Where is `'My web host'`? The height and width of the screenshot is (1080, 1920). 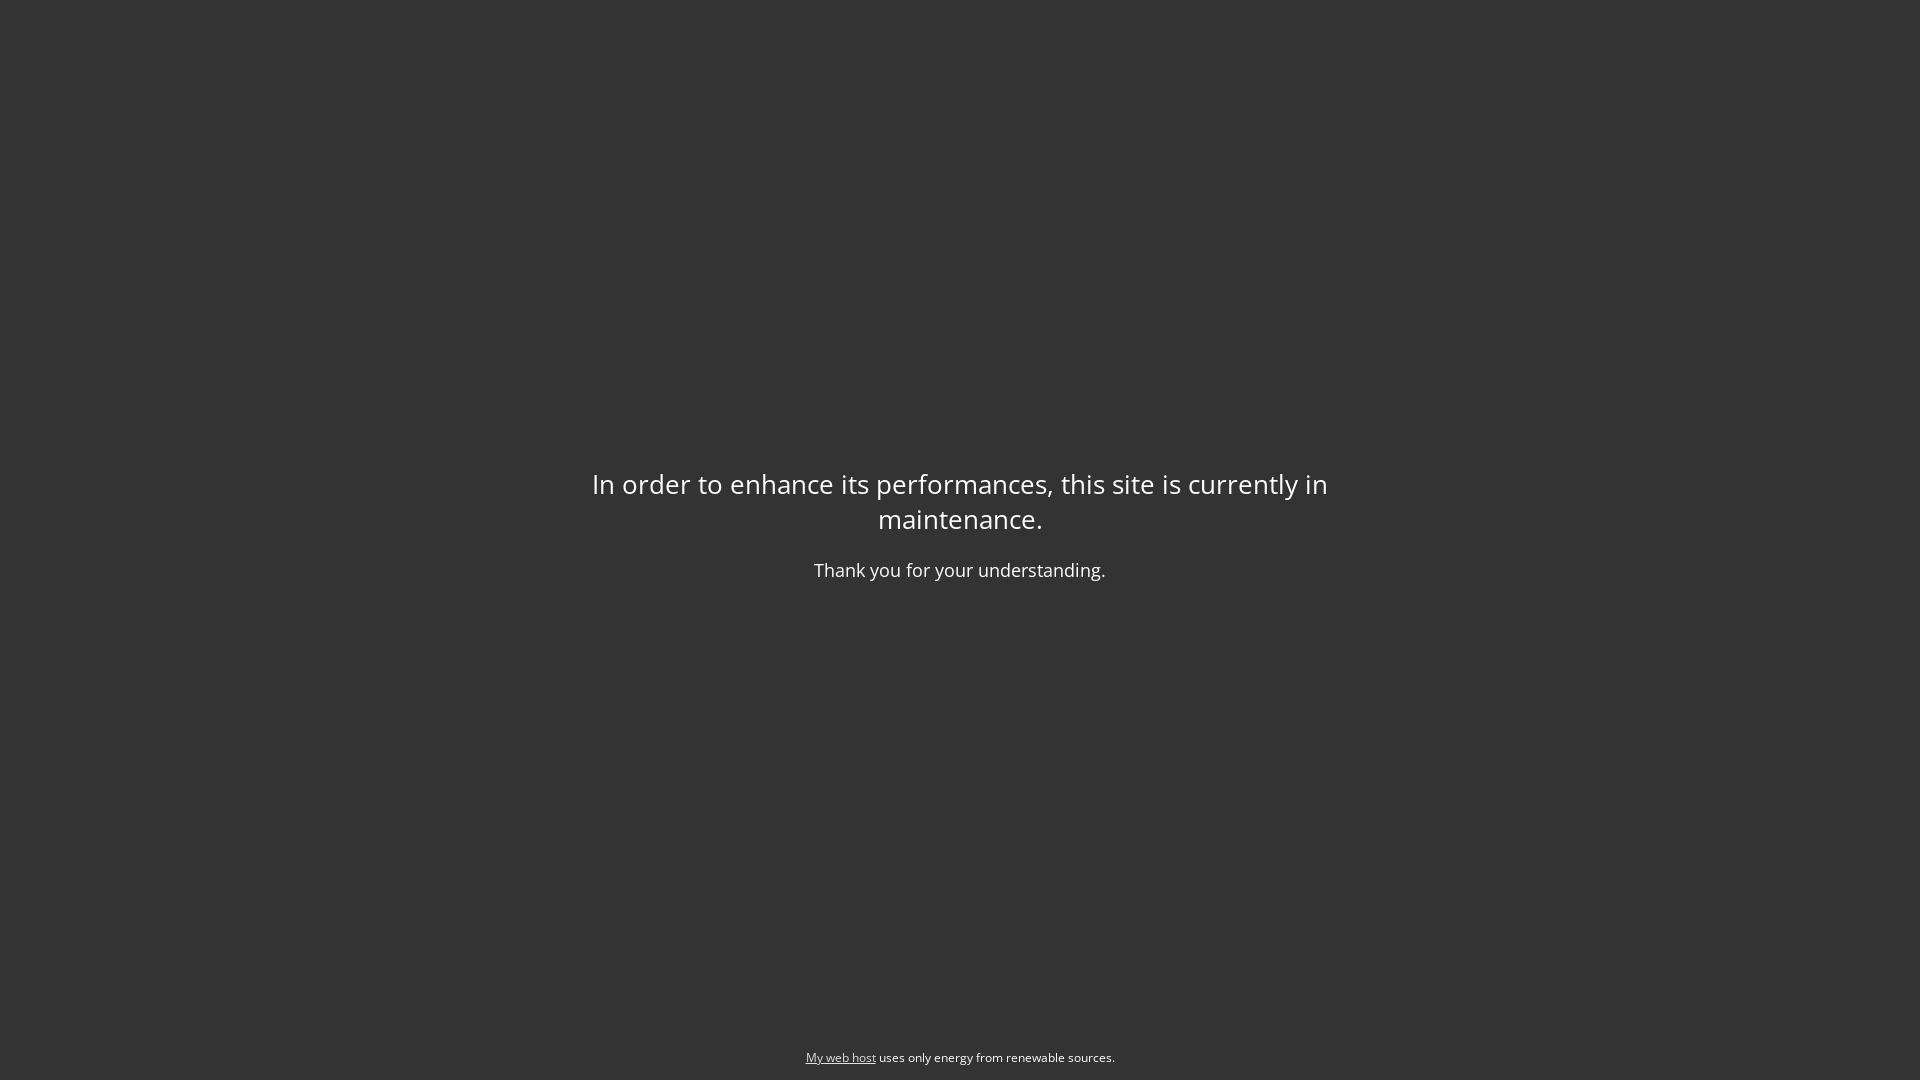
'My web host' is located at coordinates (840, 1056).